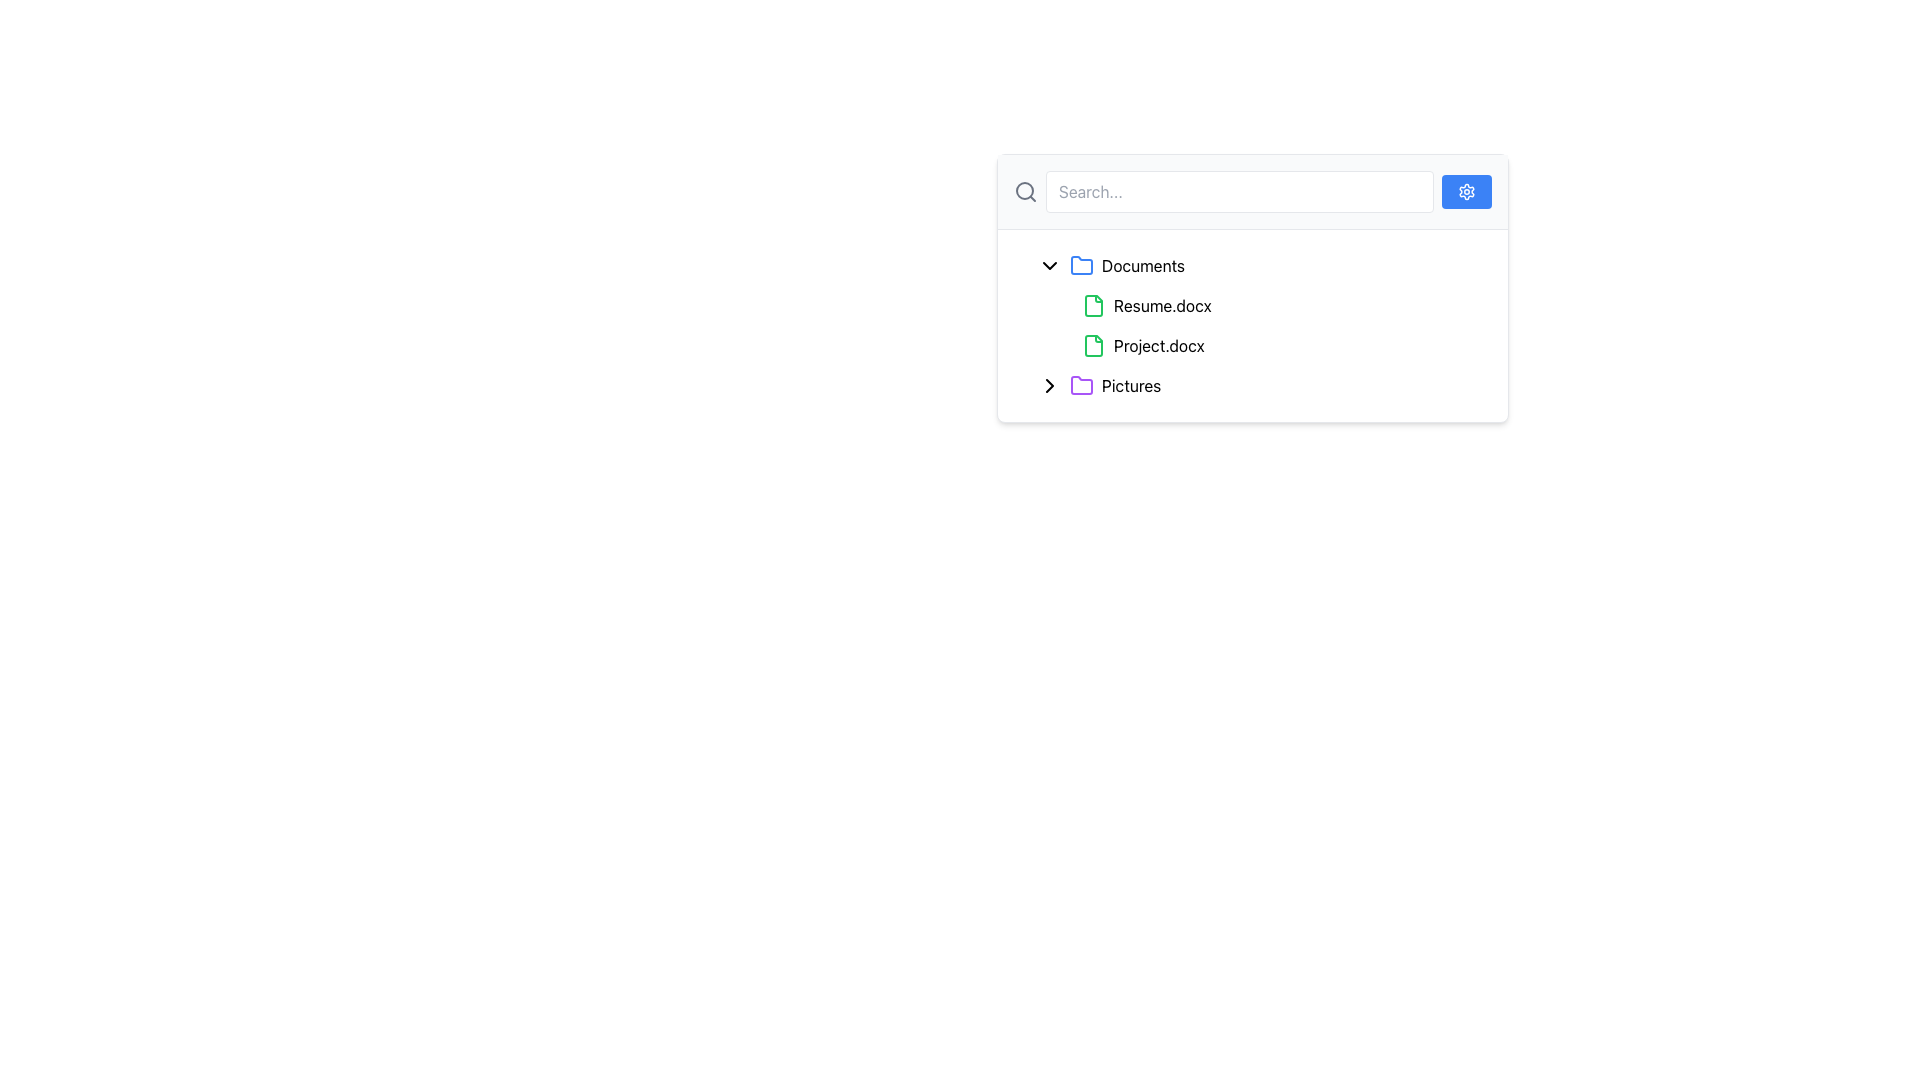 The width and height of the screenshot is (1920, 1080). I want to click on the settings button located, so click(1467, 192).